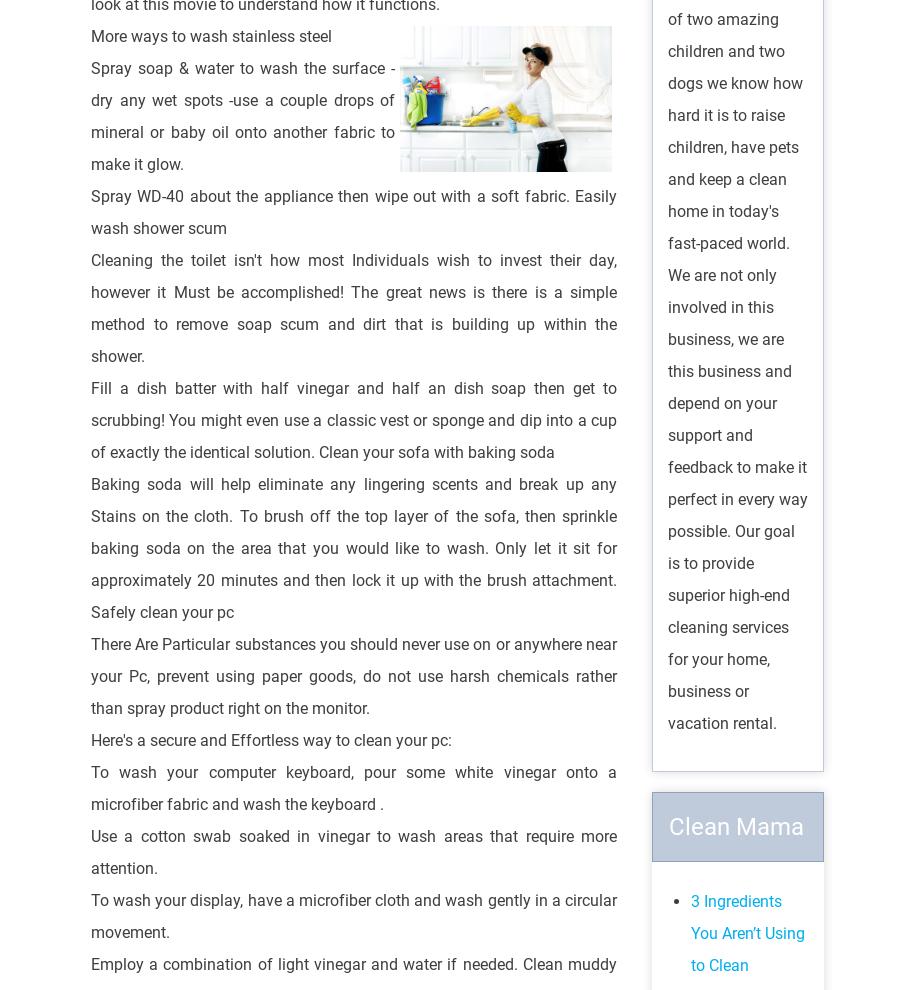  I want to click on 'Fill a dish batter with half vinegar and half an dish soap then get to scrubbing! You might even use a classic vest or sponge and dip into a cup of exactly the identical solution. Clean your sofa with baking soda', so click(353, 418).